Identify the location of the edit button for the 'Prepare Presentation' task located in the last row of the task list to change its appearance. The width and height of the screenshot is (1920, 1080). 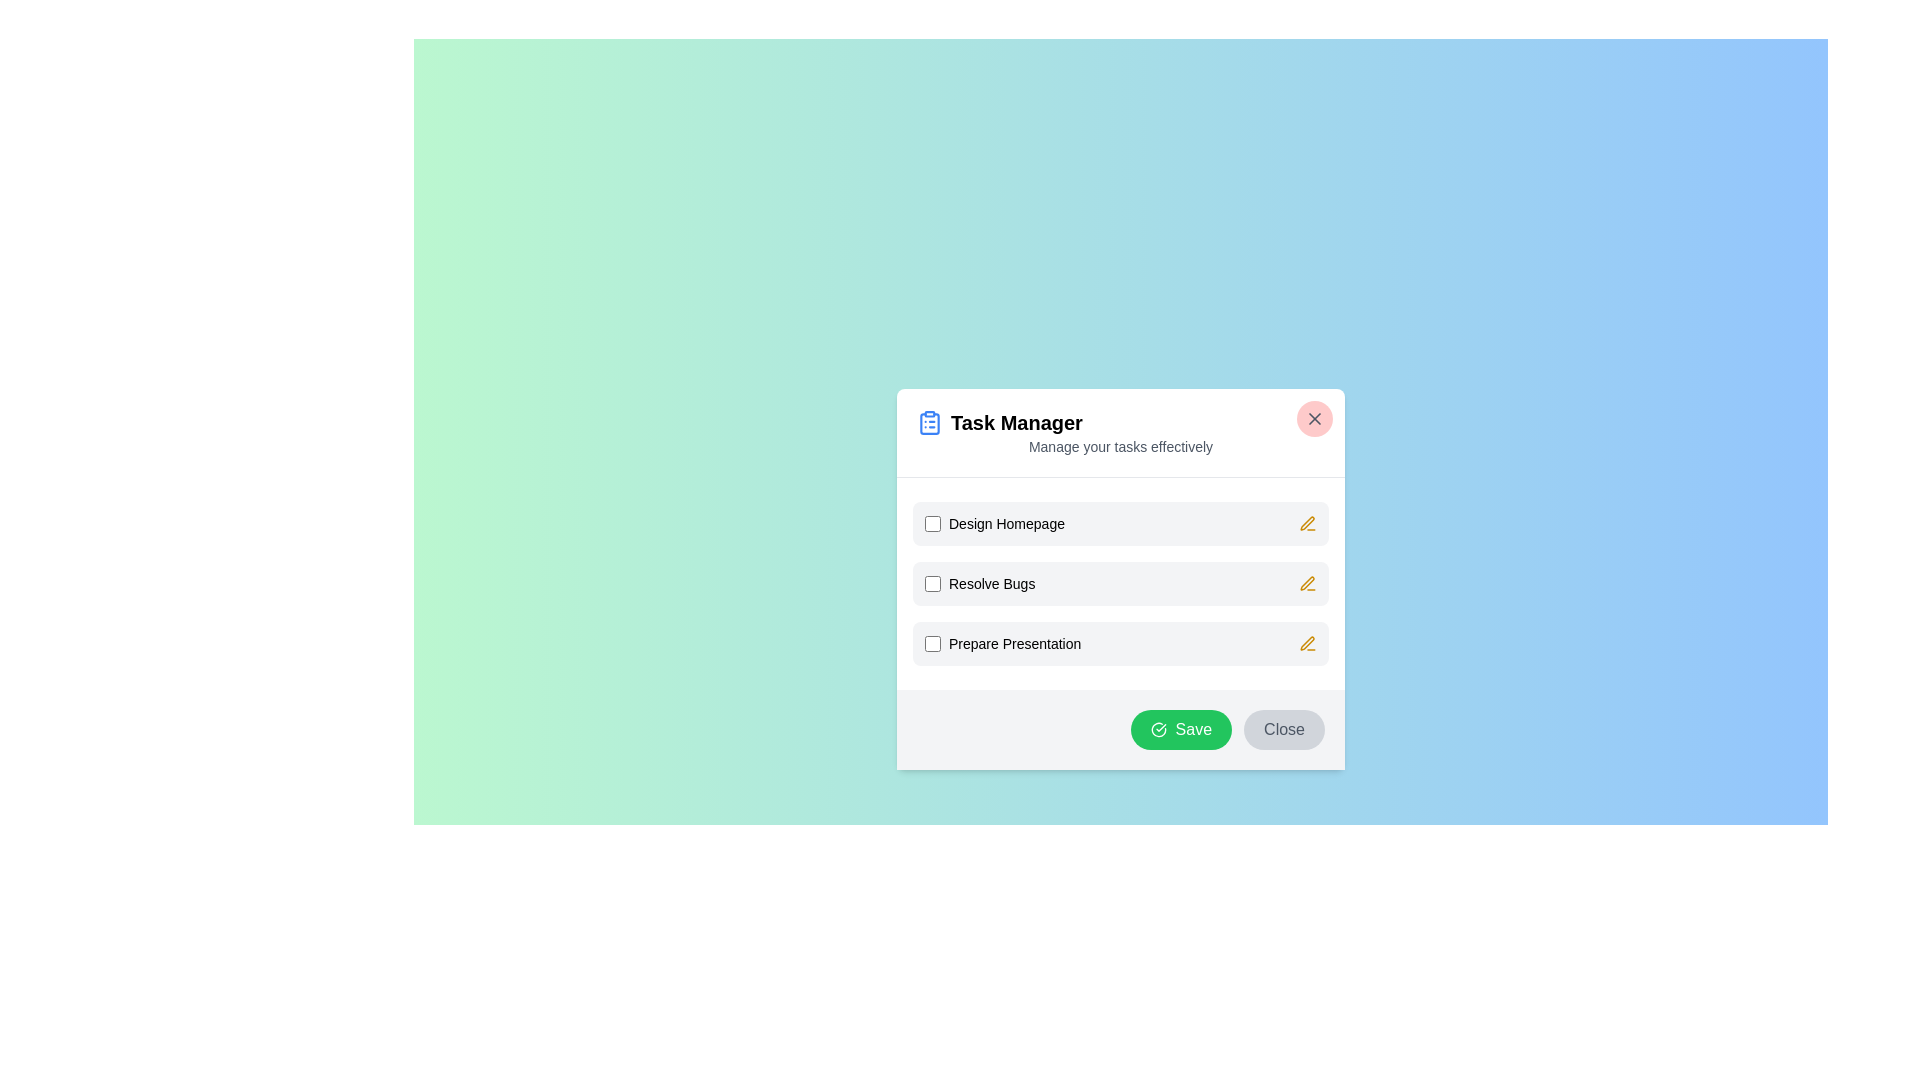
(1308, 643).